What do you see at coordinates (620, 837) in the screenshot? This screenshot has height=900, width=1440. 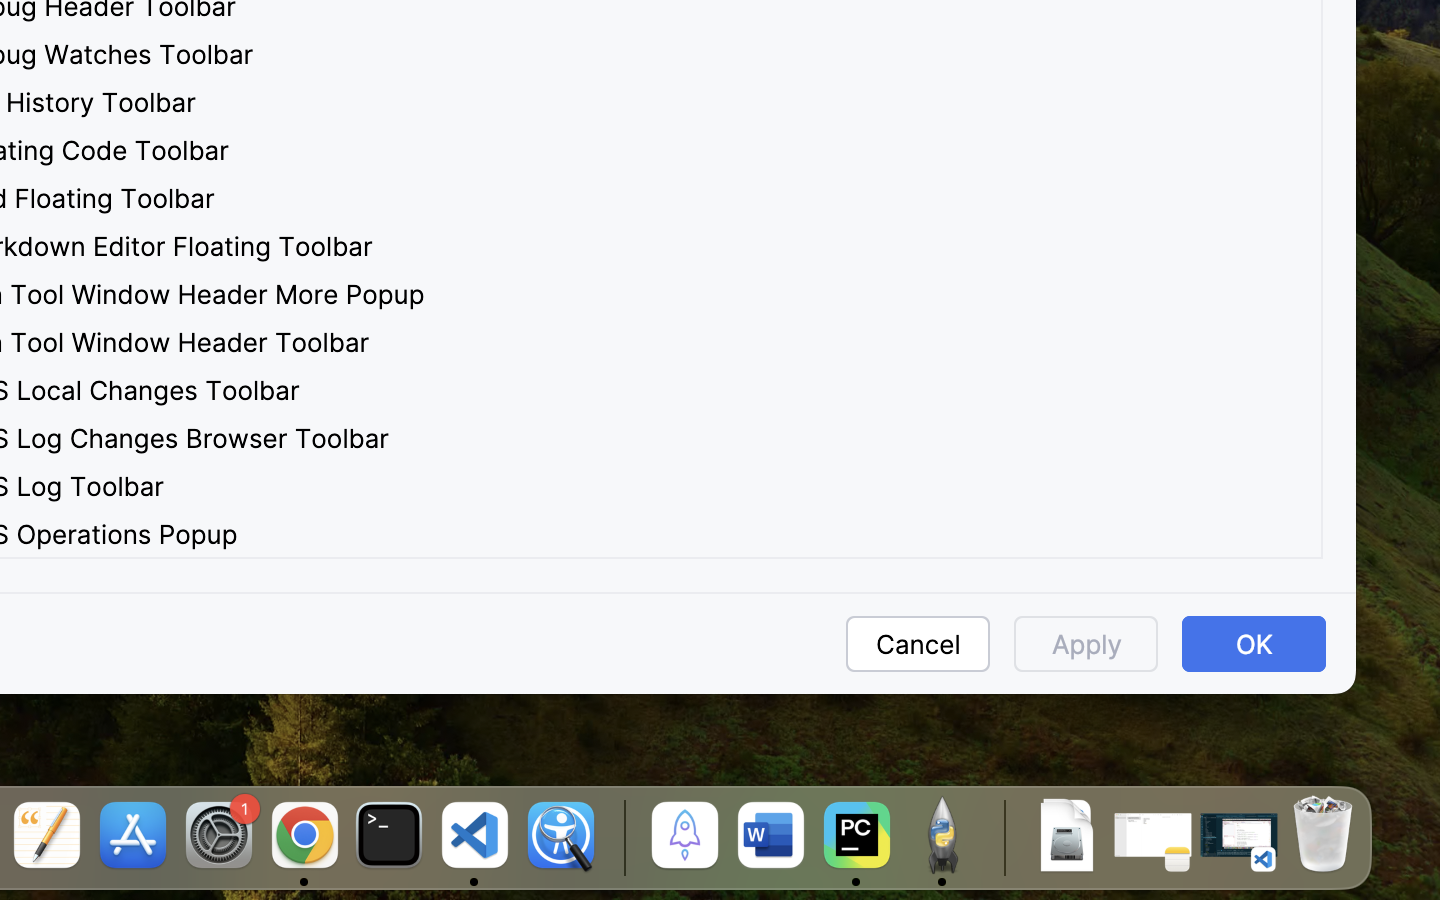 I see `'0.4285714328289032'` at bounding box center [620, 837].